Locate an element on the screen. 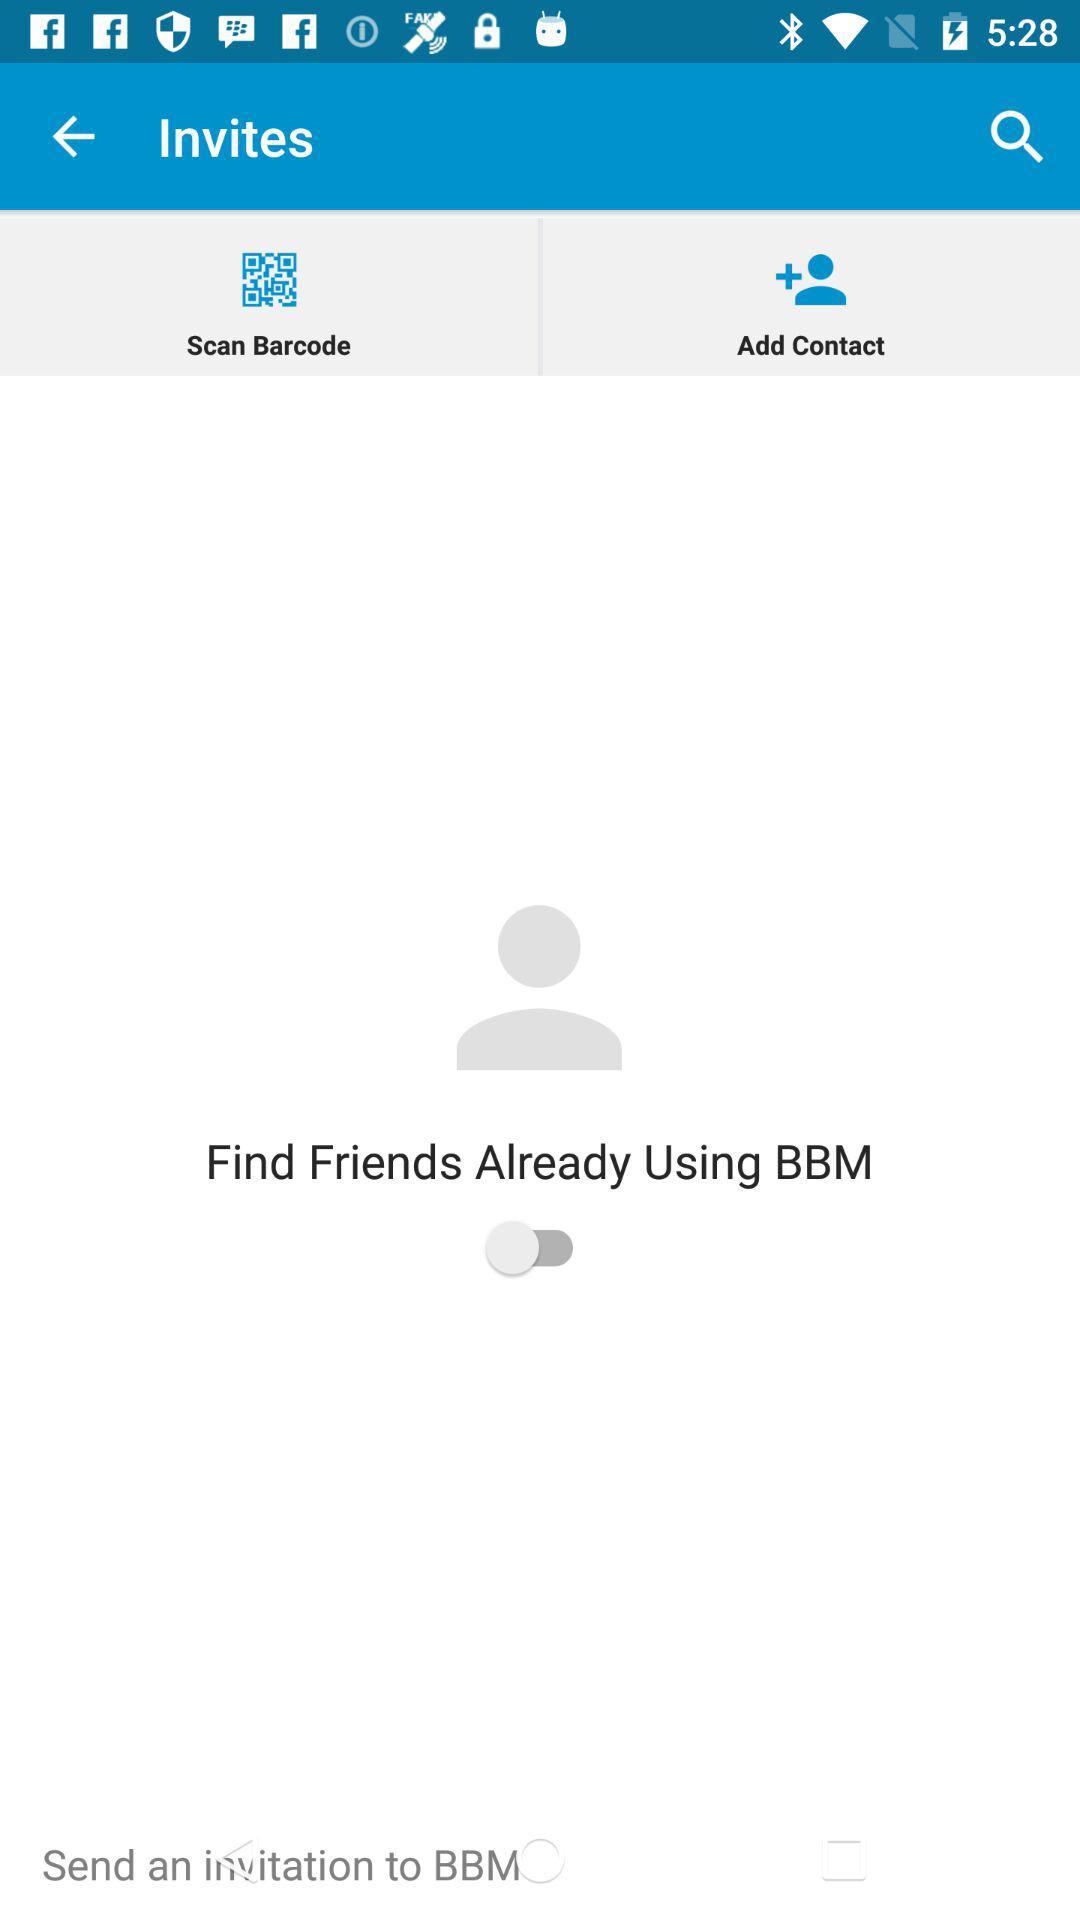  app next to the invites icon is located at coordinates (72, 135).